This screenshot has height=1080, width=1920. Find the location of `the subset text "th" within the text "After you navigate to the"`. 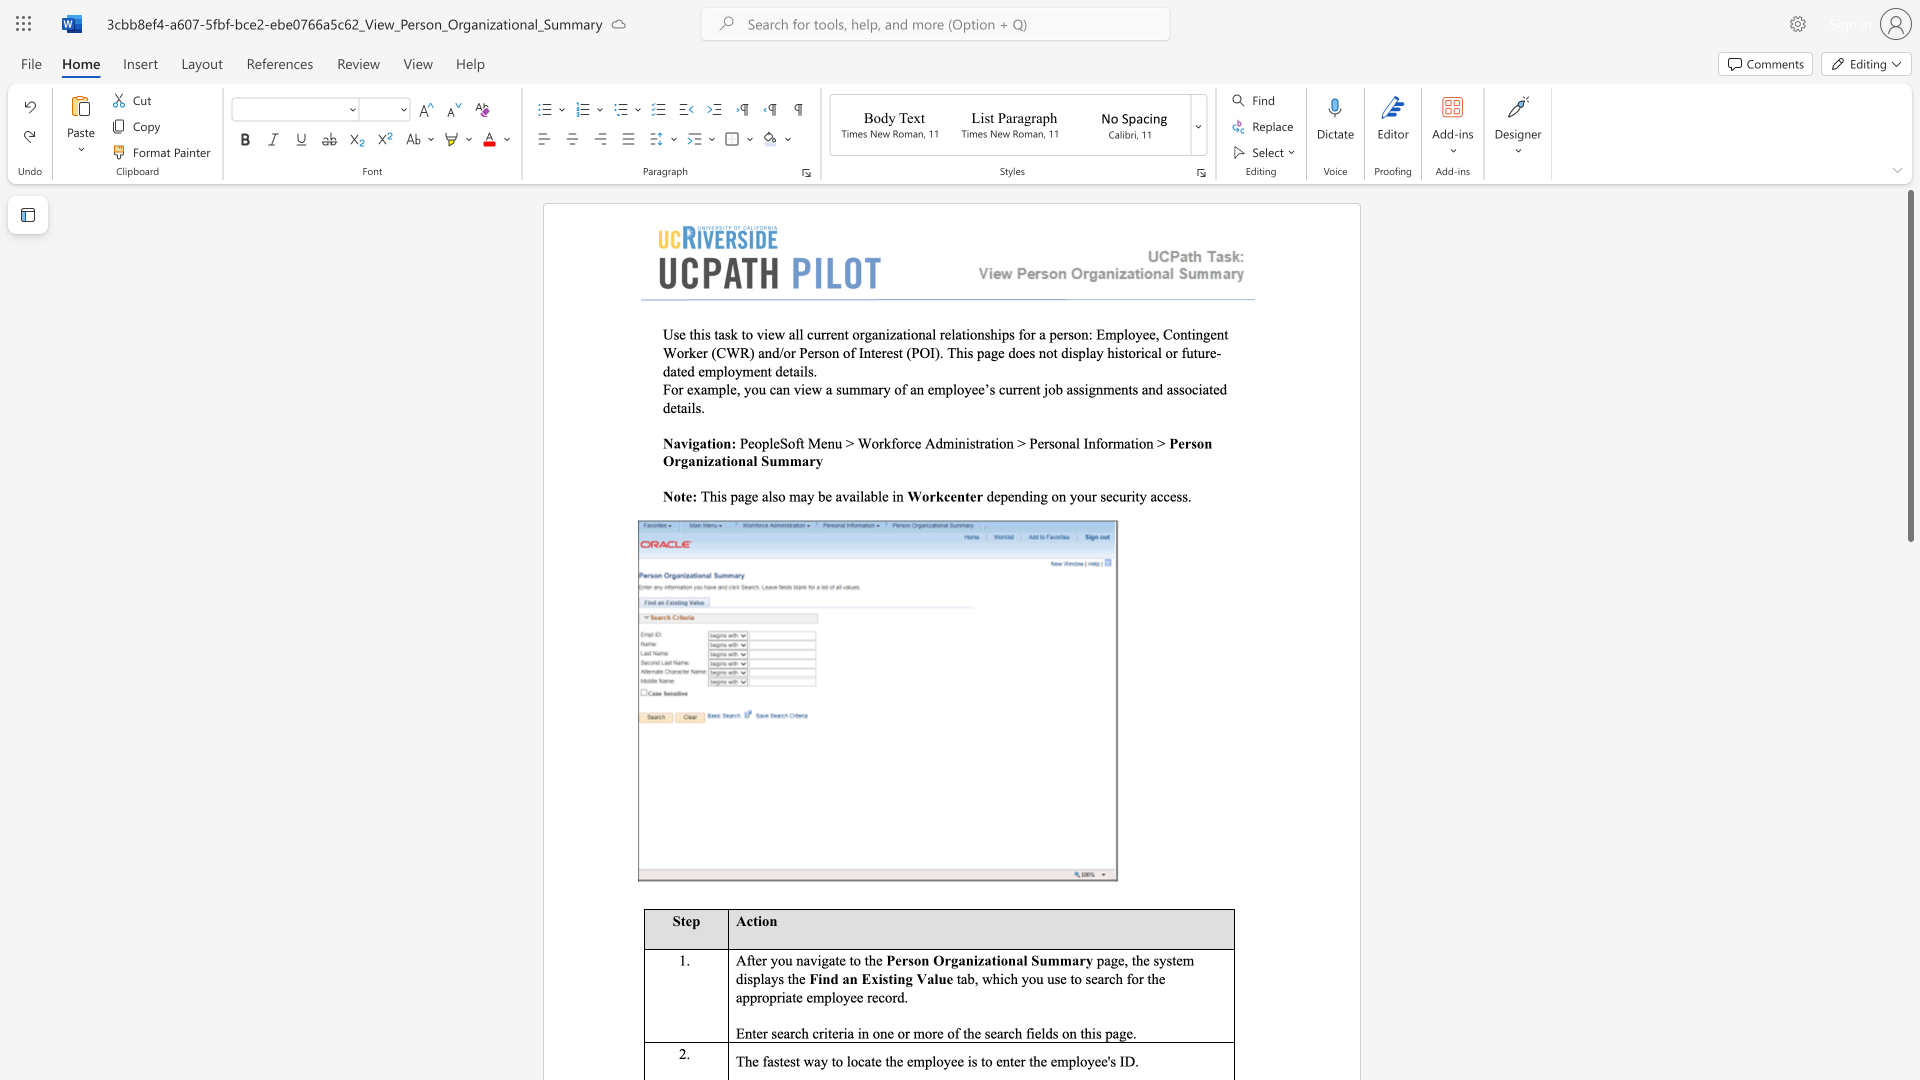

the subset text "th" within the text "After you navigate to the" is located at coordinates (864, 959).